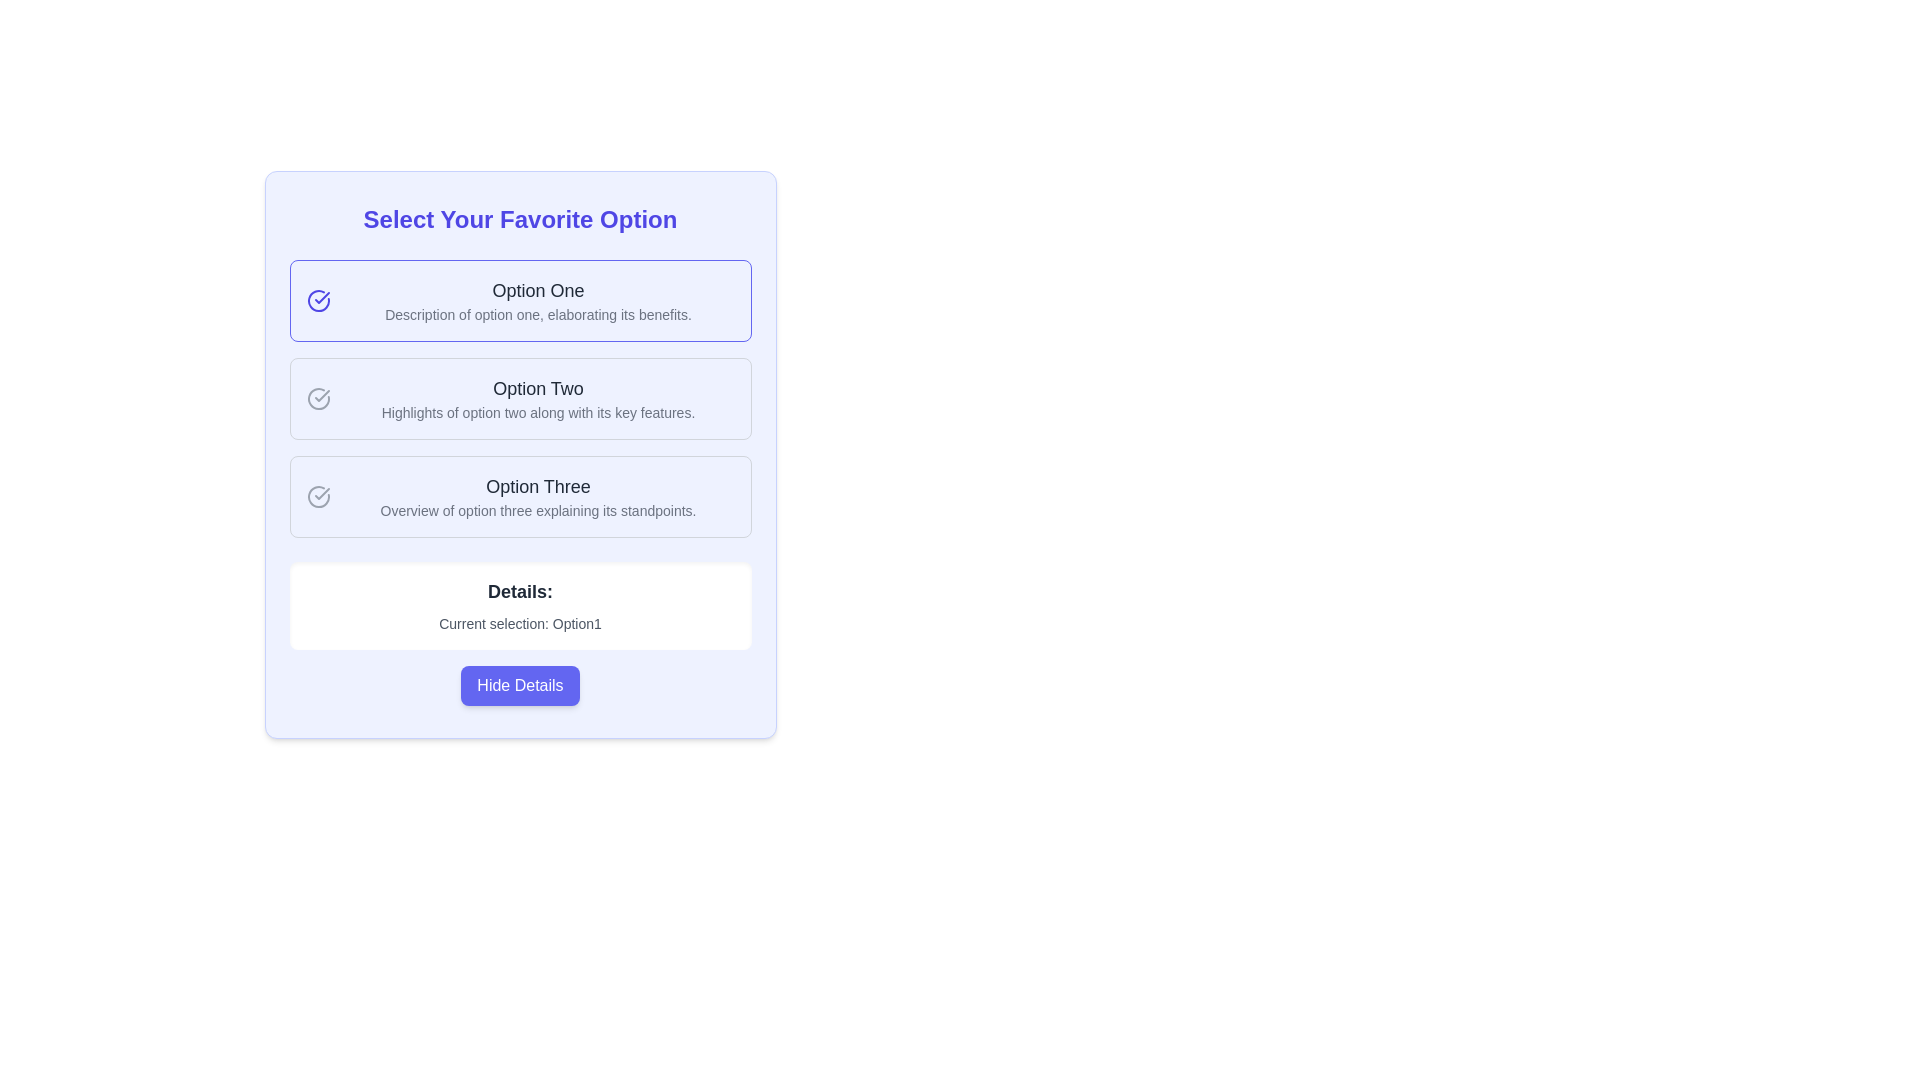 The image size is (1920, 1080). I want to click on the selection indicator icon for the second option in the 'Option Two' block, which marks it as a selectable item, so click(317, 398).